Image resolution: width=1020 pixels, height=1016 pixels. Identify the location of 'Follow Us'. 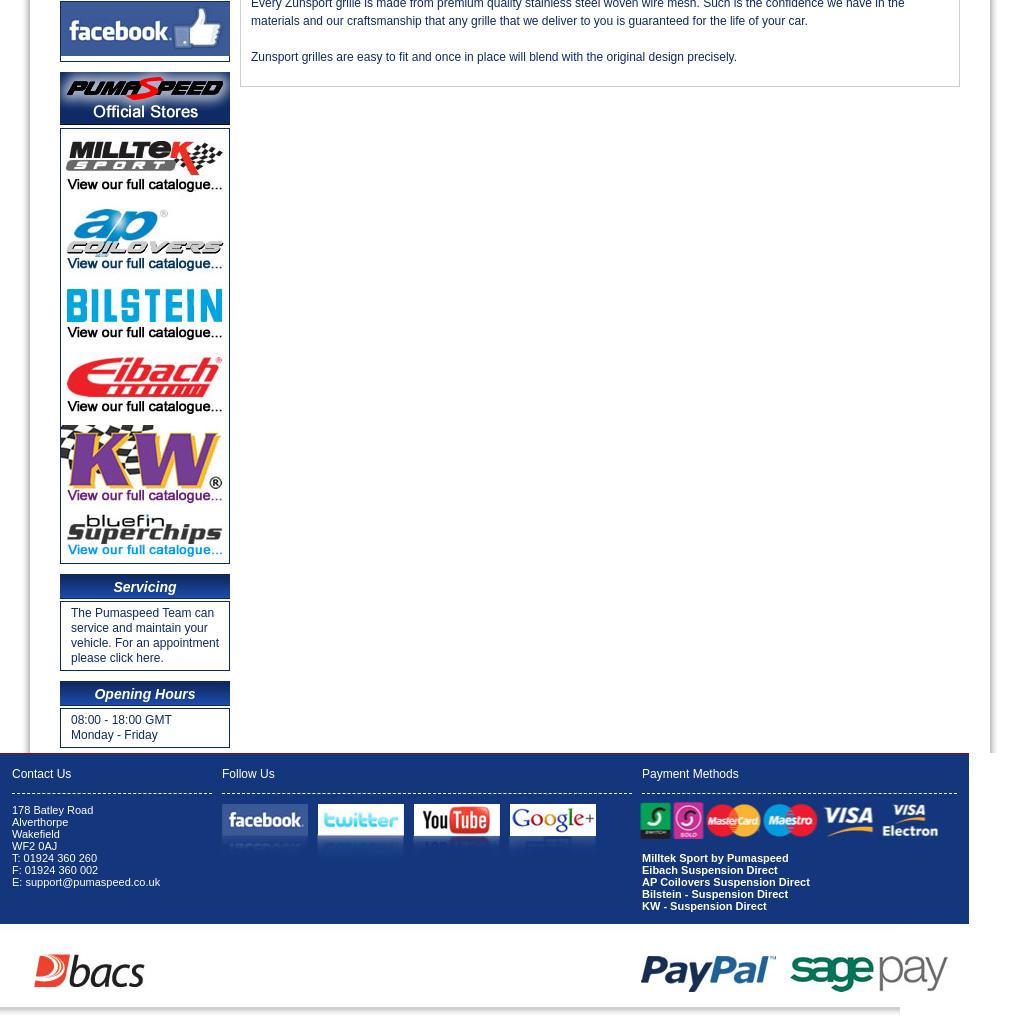
(247, 772).